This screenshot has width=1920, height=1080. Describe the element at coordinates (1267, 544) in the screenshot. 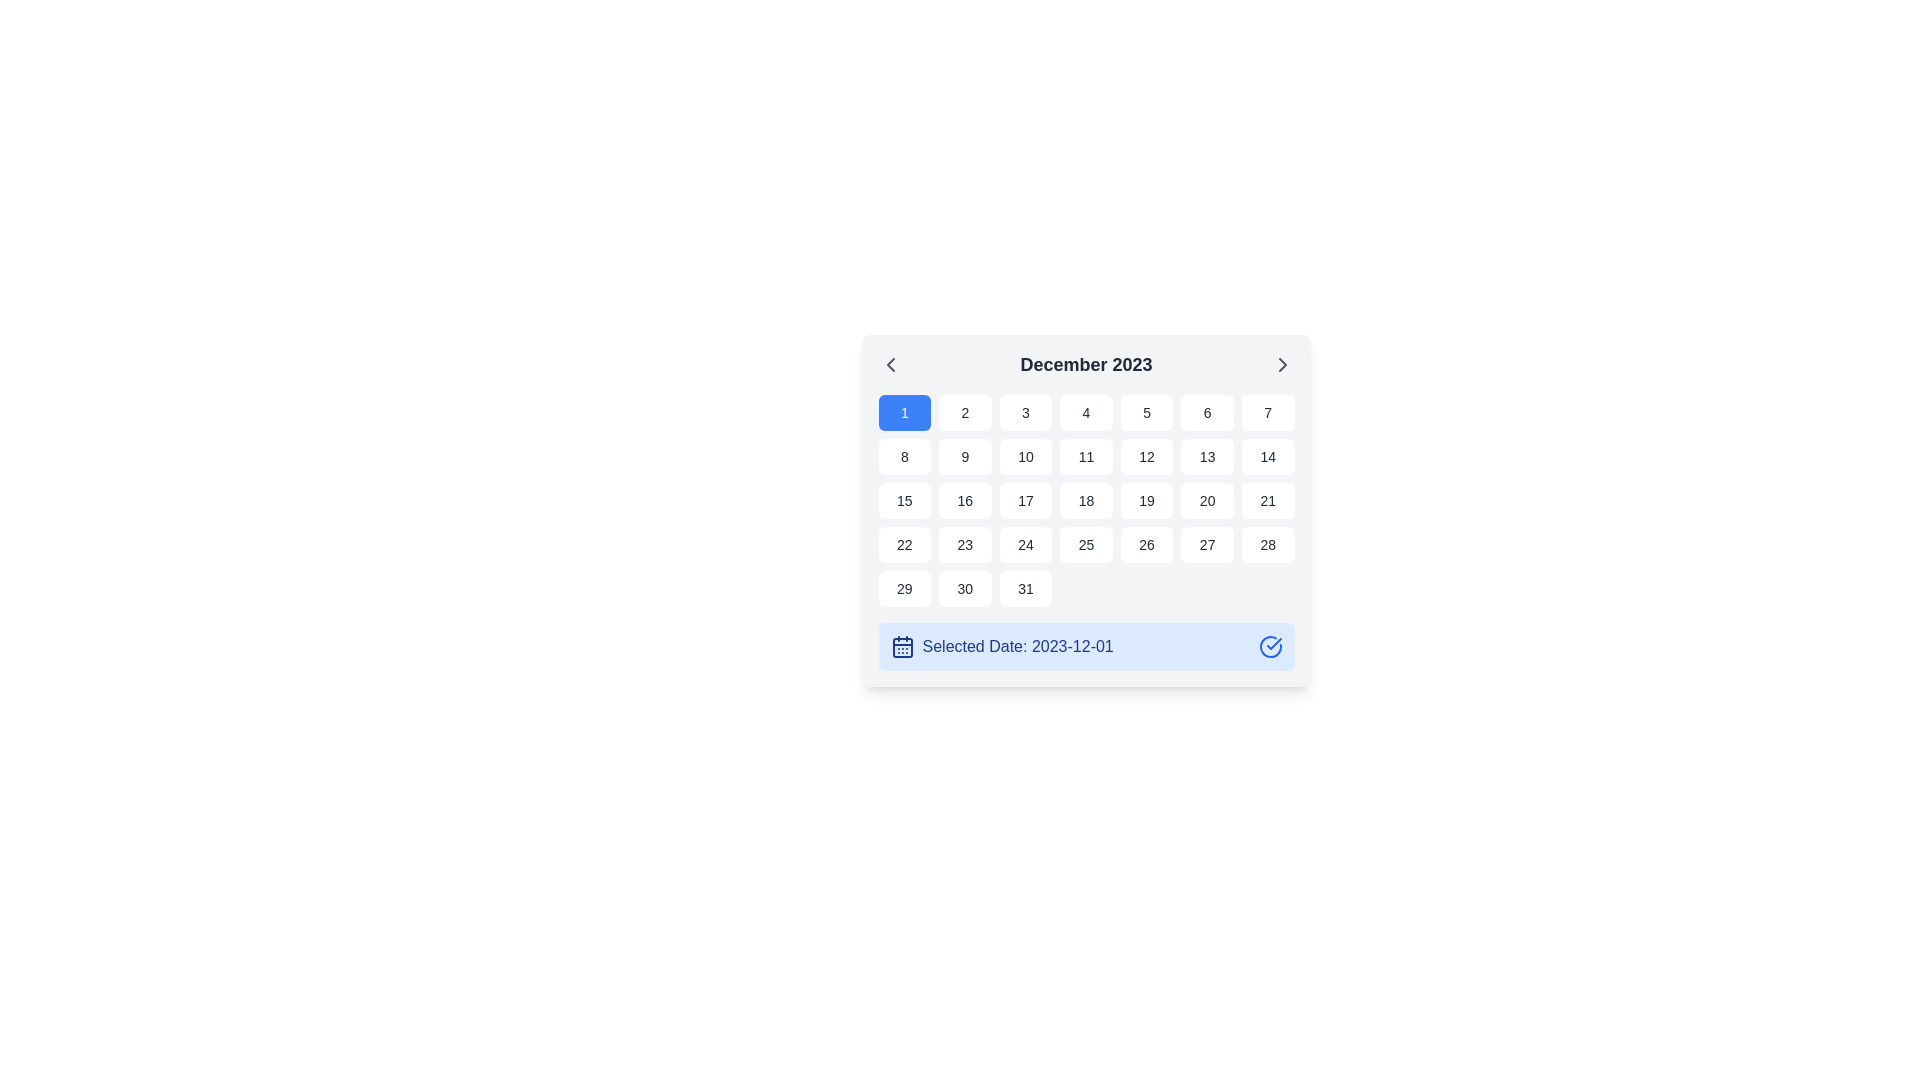

I see `the interactive calendar cell representing the 28th day of the month` at that location.